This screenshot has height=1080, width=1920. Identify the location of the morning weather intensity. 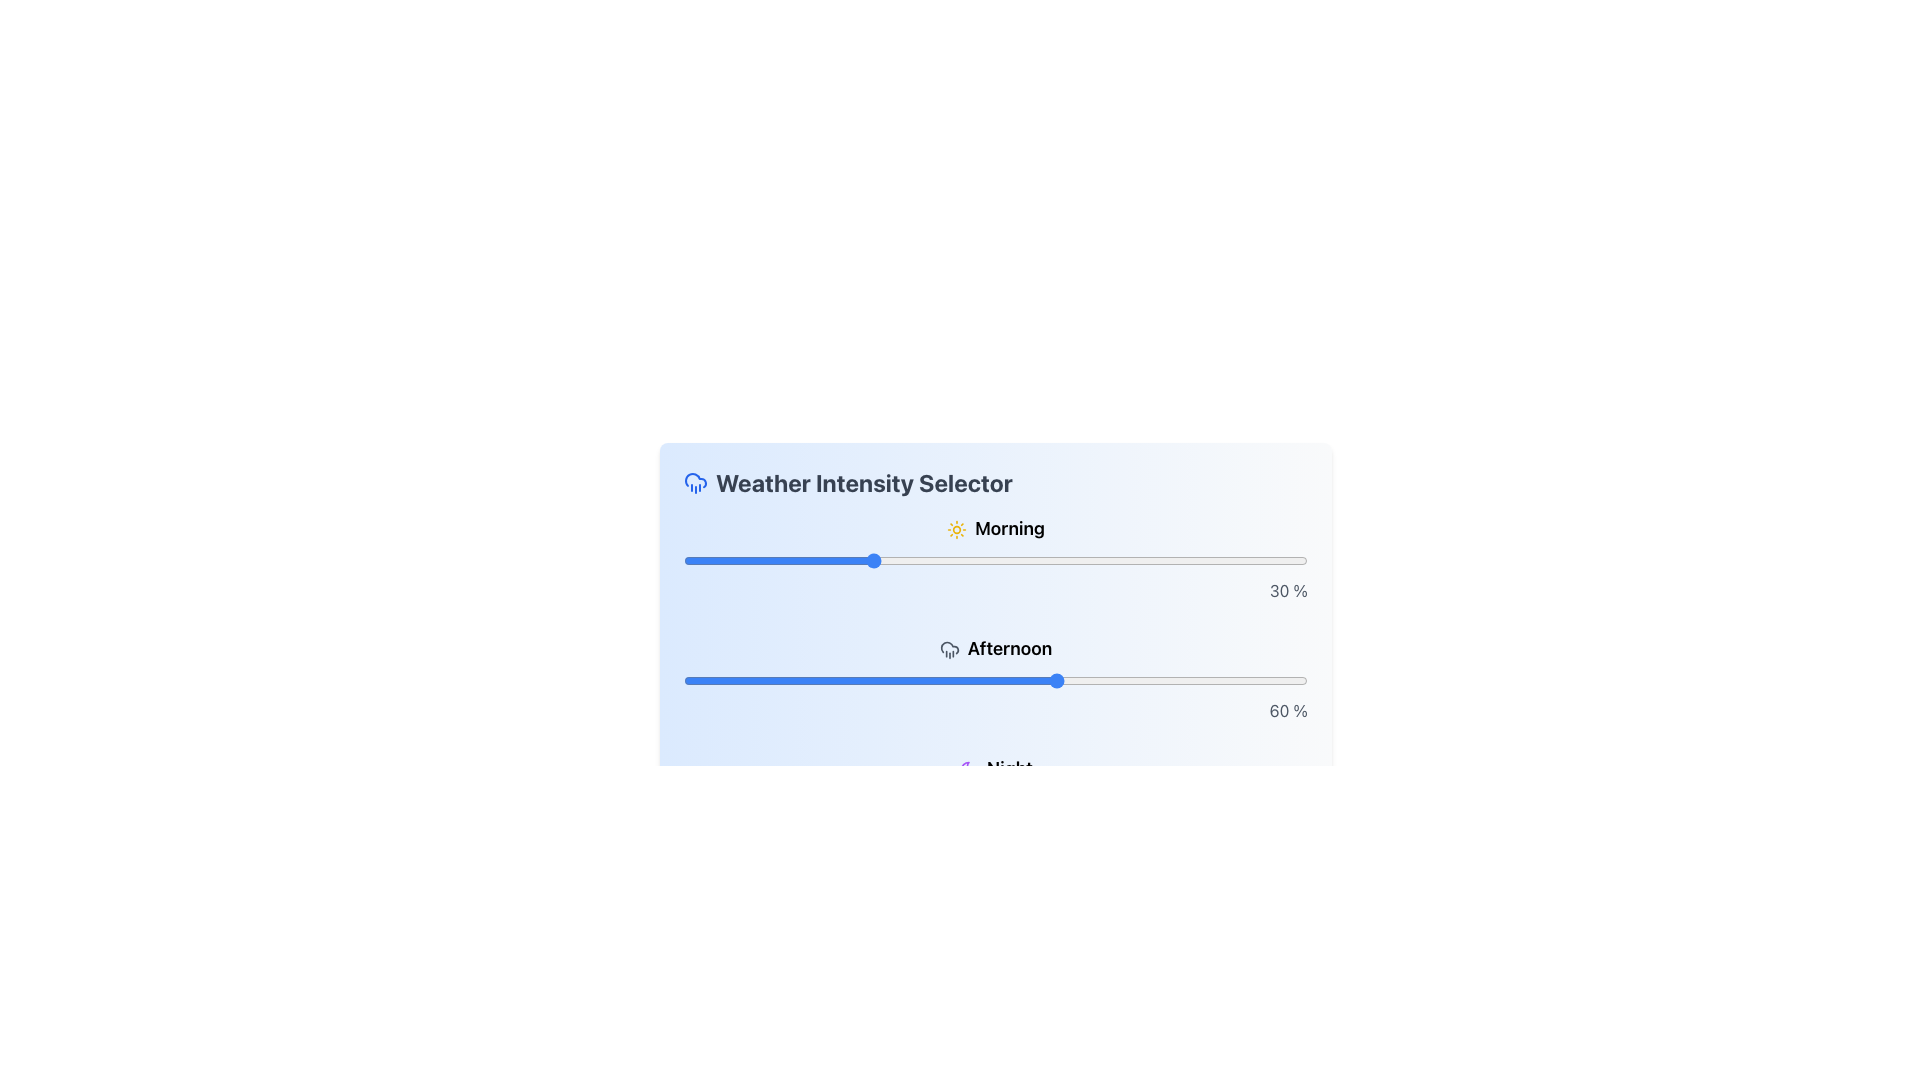
(715, 560).